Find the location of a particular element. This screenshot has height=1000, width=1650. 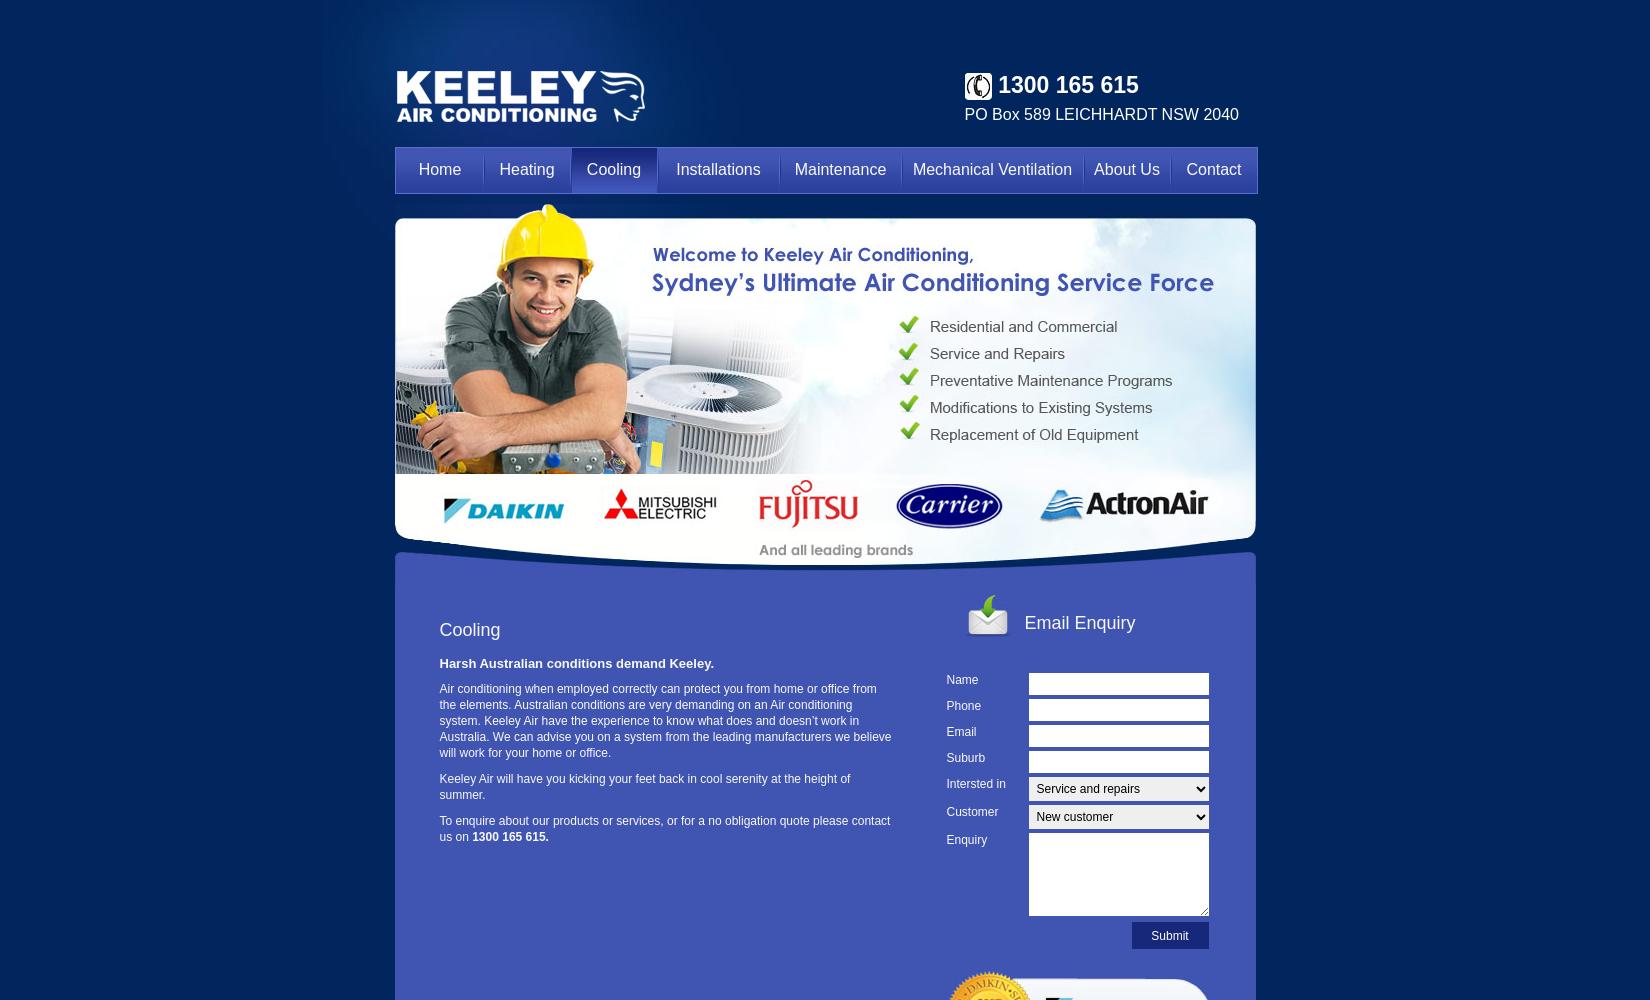

'Air conditioning when employed correctly can protect you from home or office from the elements. Australian conditions are very demanding on an Air conditioning system. Keeley Air have the experience to know what does and doesn’t work in Australia. We can advise you on a system from the leading manufacturers we believe will work for your home or office.' is located at coordinates (663, 720).